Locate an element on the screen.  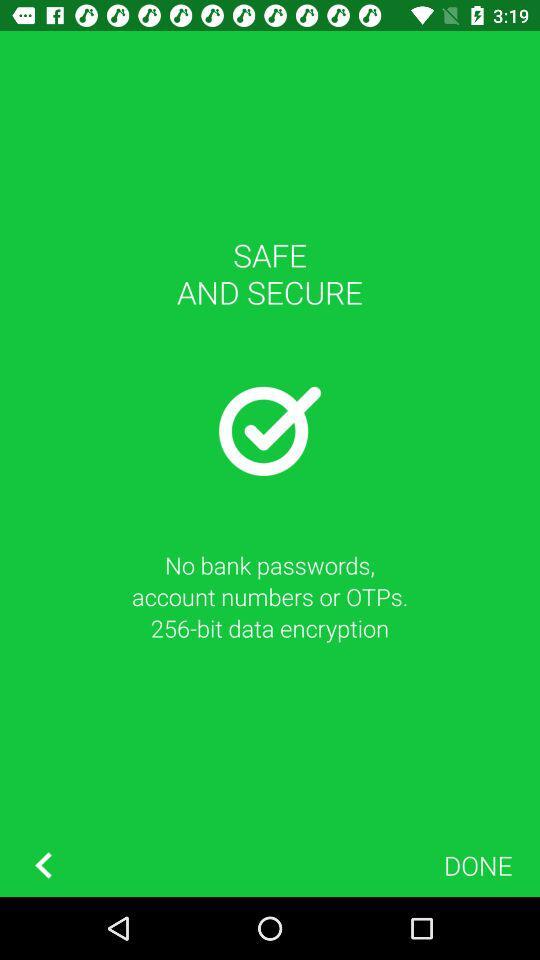
go back is located at coordinates (43, 864).